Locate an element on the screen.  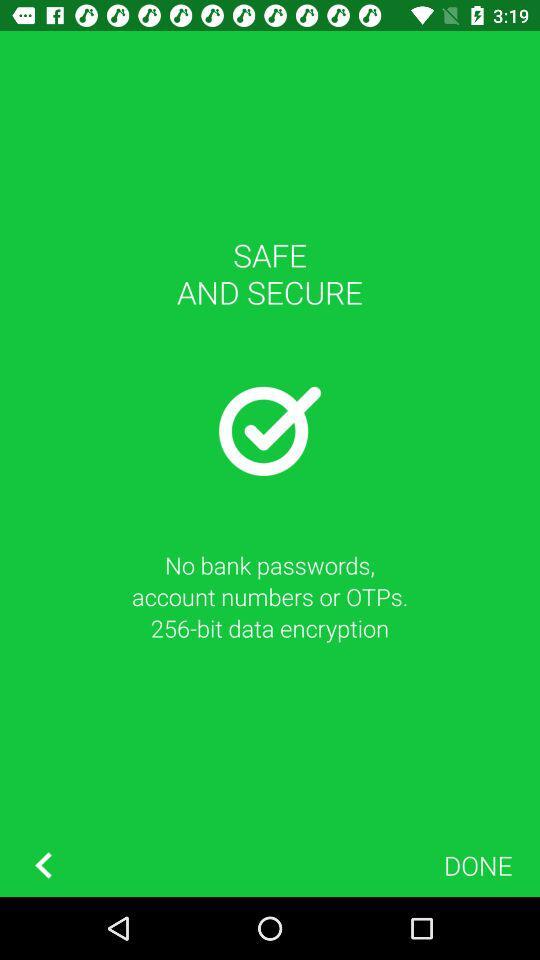
go back is located at coordinates (43, 864).